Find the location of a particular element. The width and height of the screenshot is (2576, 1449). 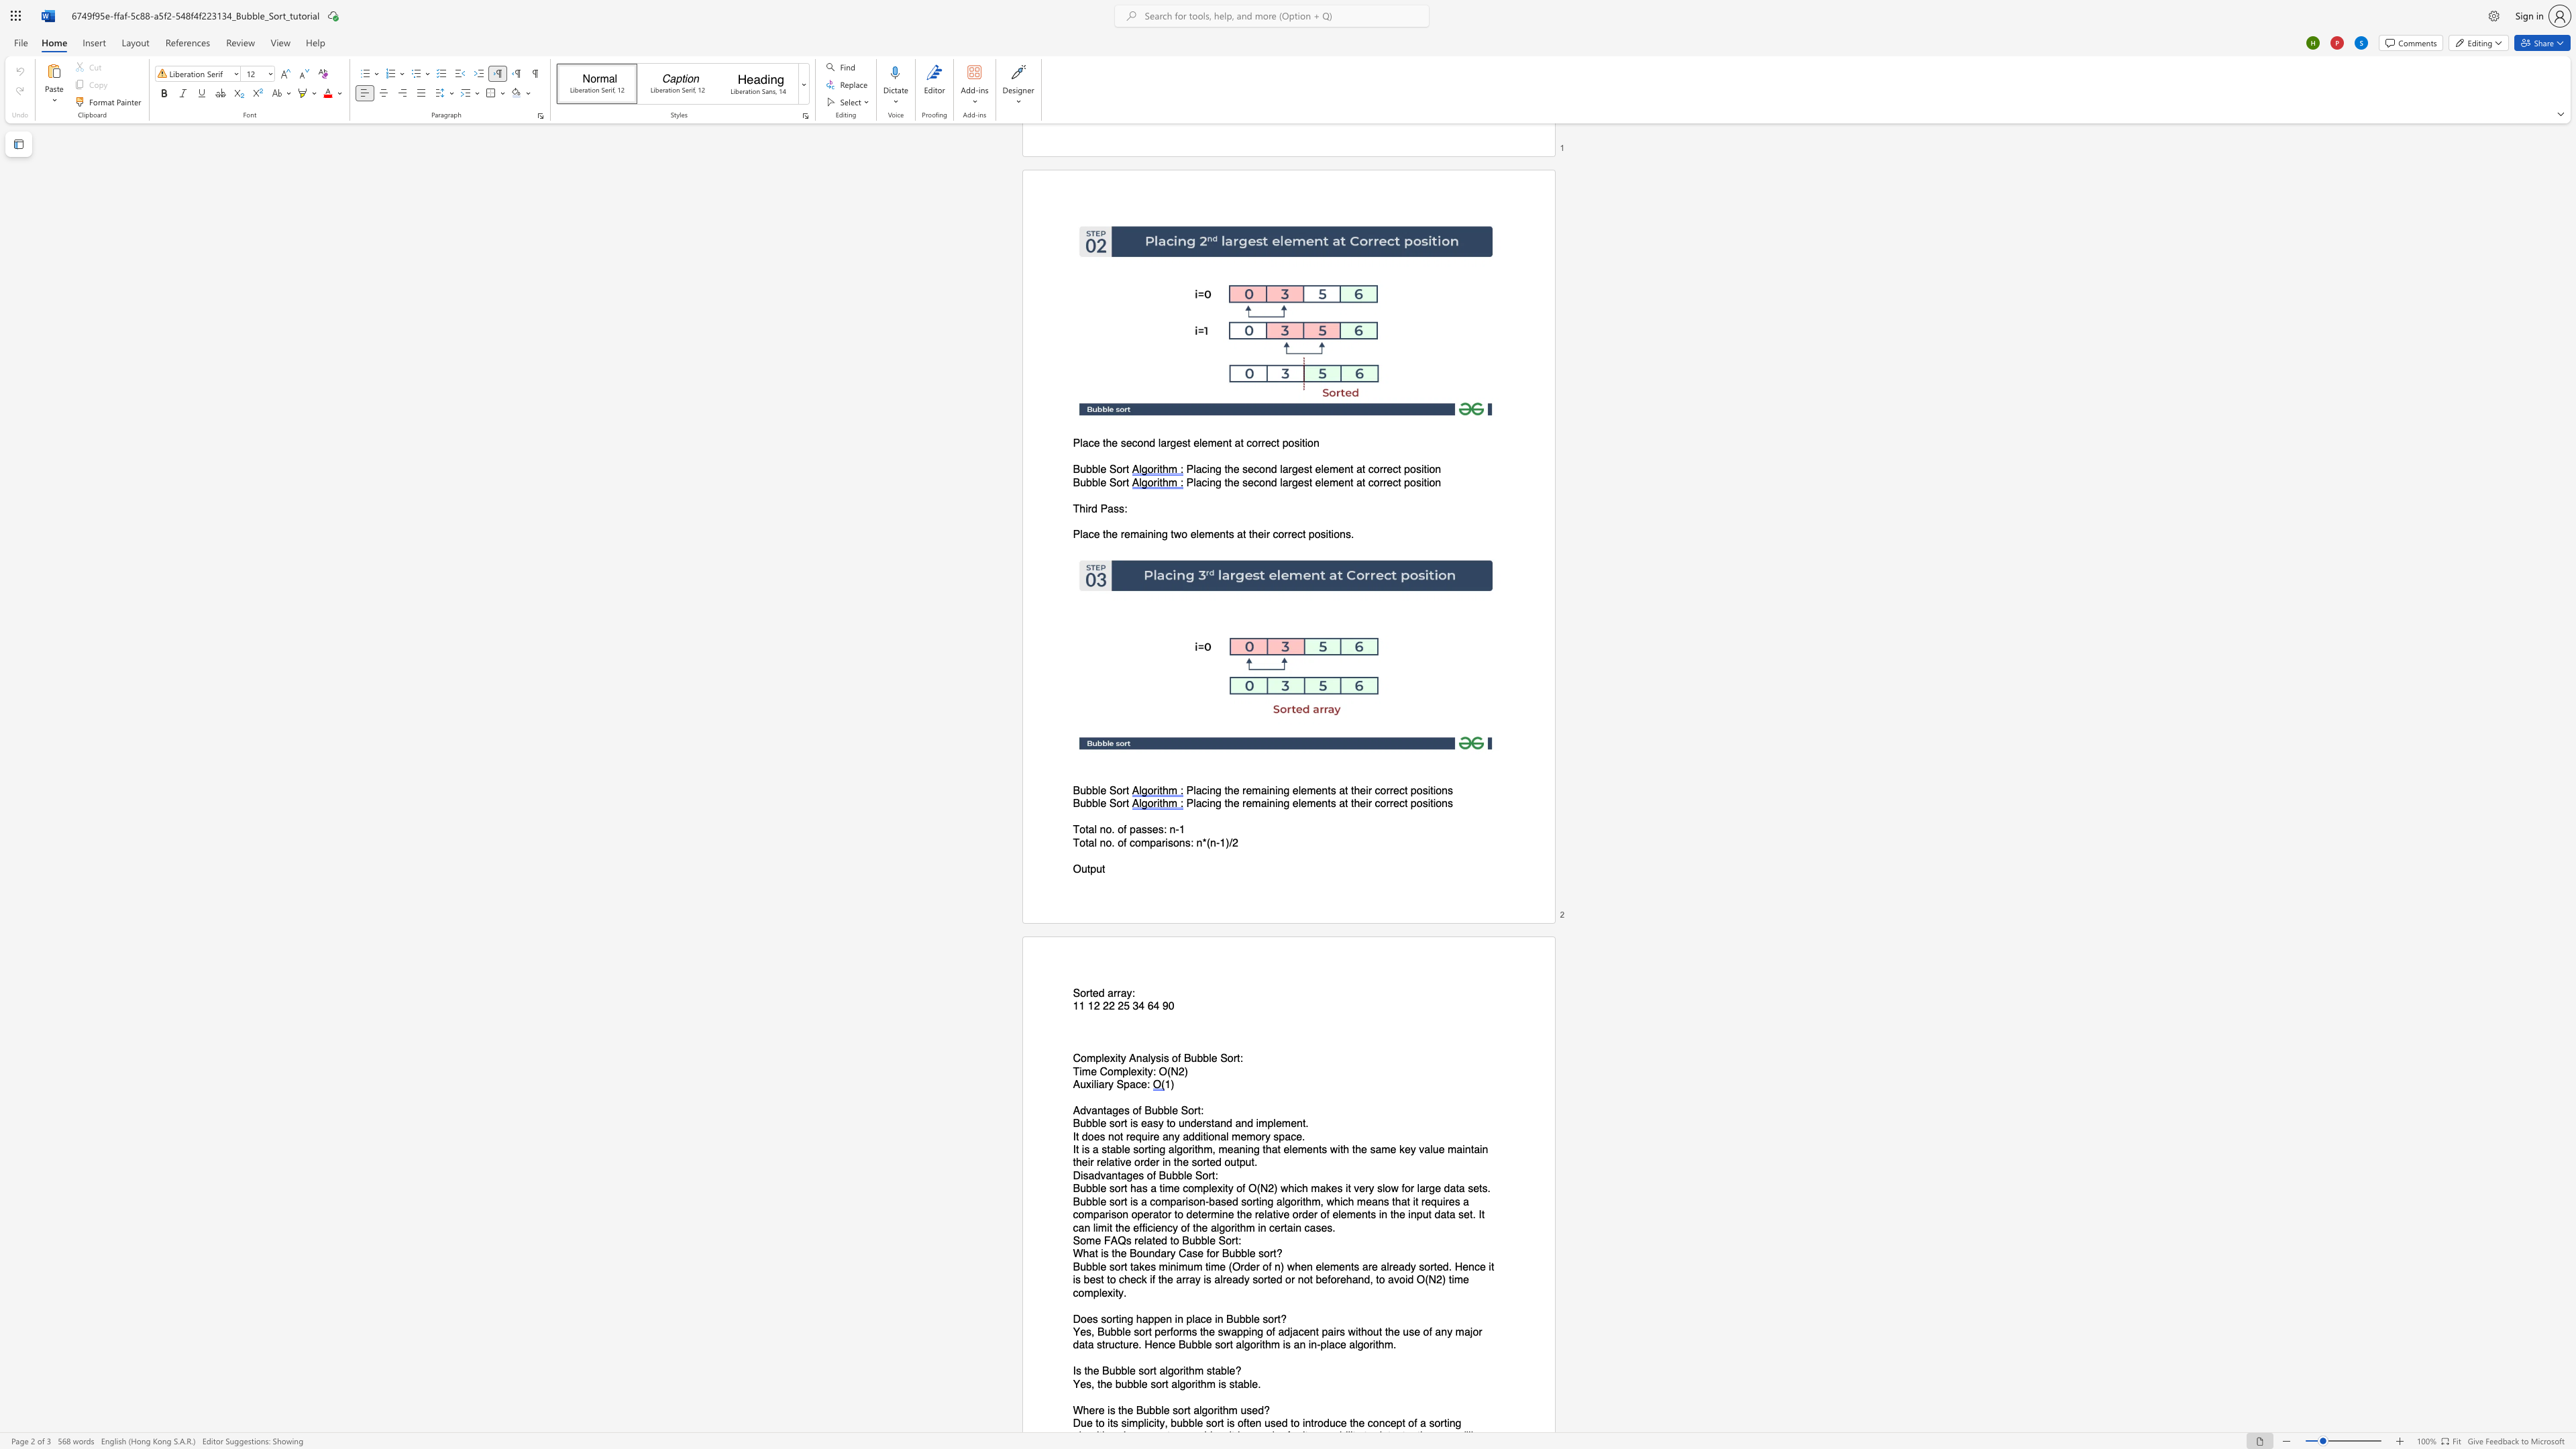

the space between the continuous character "t" and "o" in the text is located at coordinates (1169, 1124).